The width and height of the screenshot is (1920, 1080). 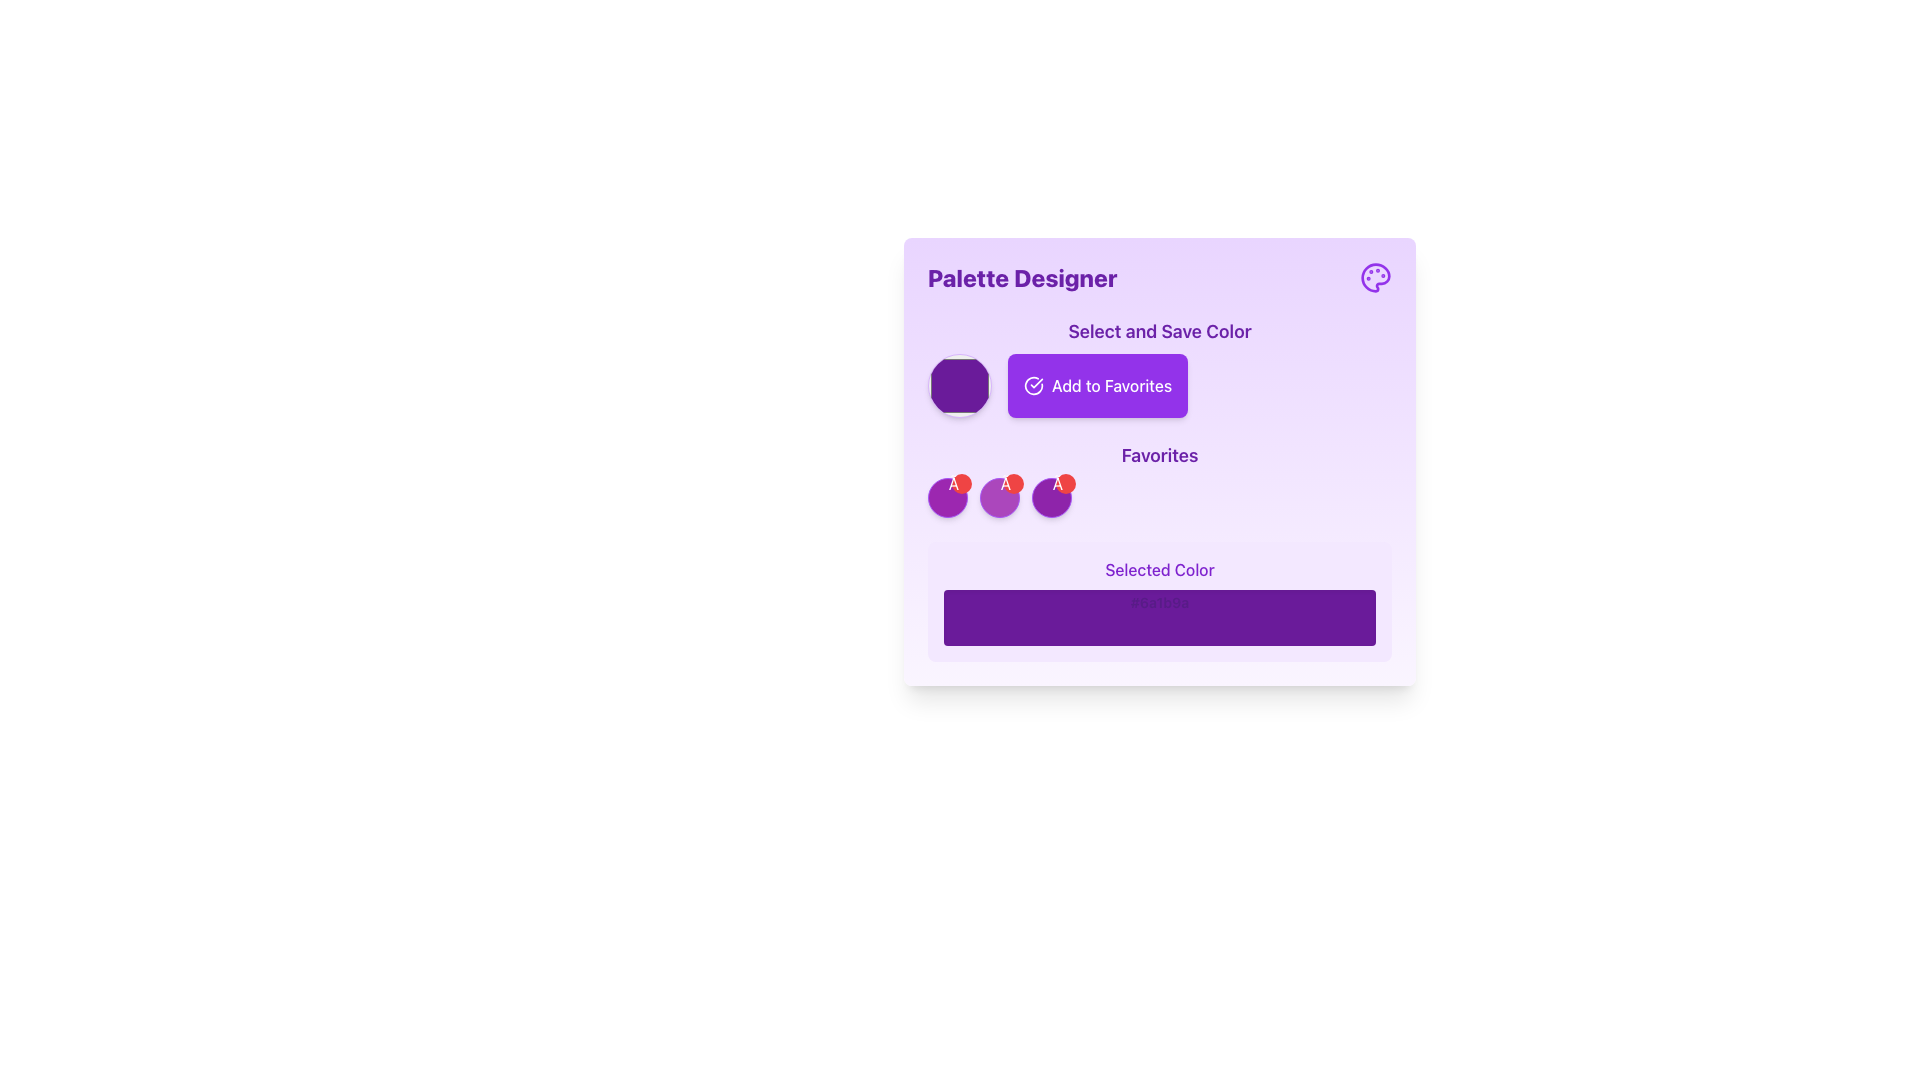 I want to click on informational header label that indicates the purpose of the associated controls for selecting and saving a color, so click(x=1160, y=330).